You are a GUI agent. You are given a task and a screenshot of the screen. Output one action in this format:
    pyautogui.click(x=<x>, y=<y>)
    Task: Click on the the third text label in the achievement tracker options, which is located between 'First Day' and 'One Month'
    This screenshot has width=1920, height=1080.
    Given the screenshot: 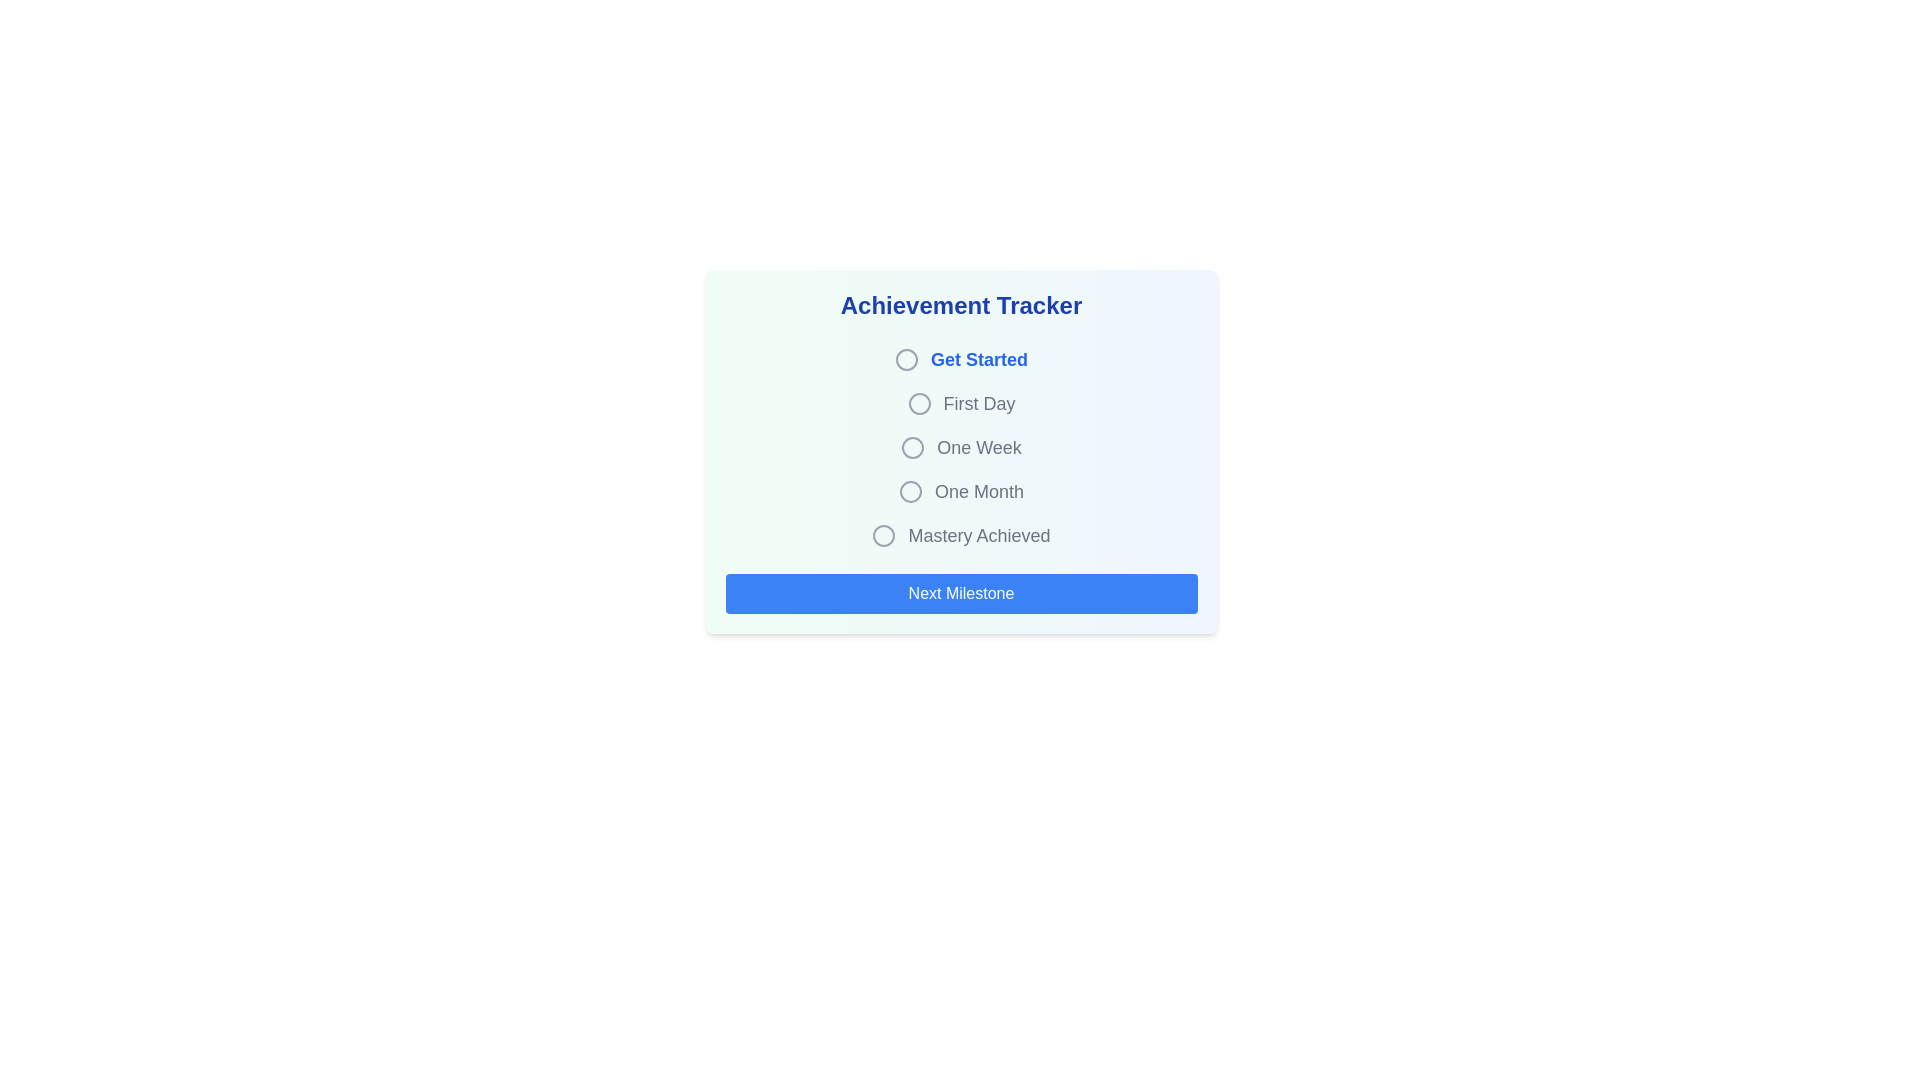 What is the action you would take?
    pyautogui.click(x=979, y=446)
    